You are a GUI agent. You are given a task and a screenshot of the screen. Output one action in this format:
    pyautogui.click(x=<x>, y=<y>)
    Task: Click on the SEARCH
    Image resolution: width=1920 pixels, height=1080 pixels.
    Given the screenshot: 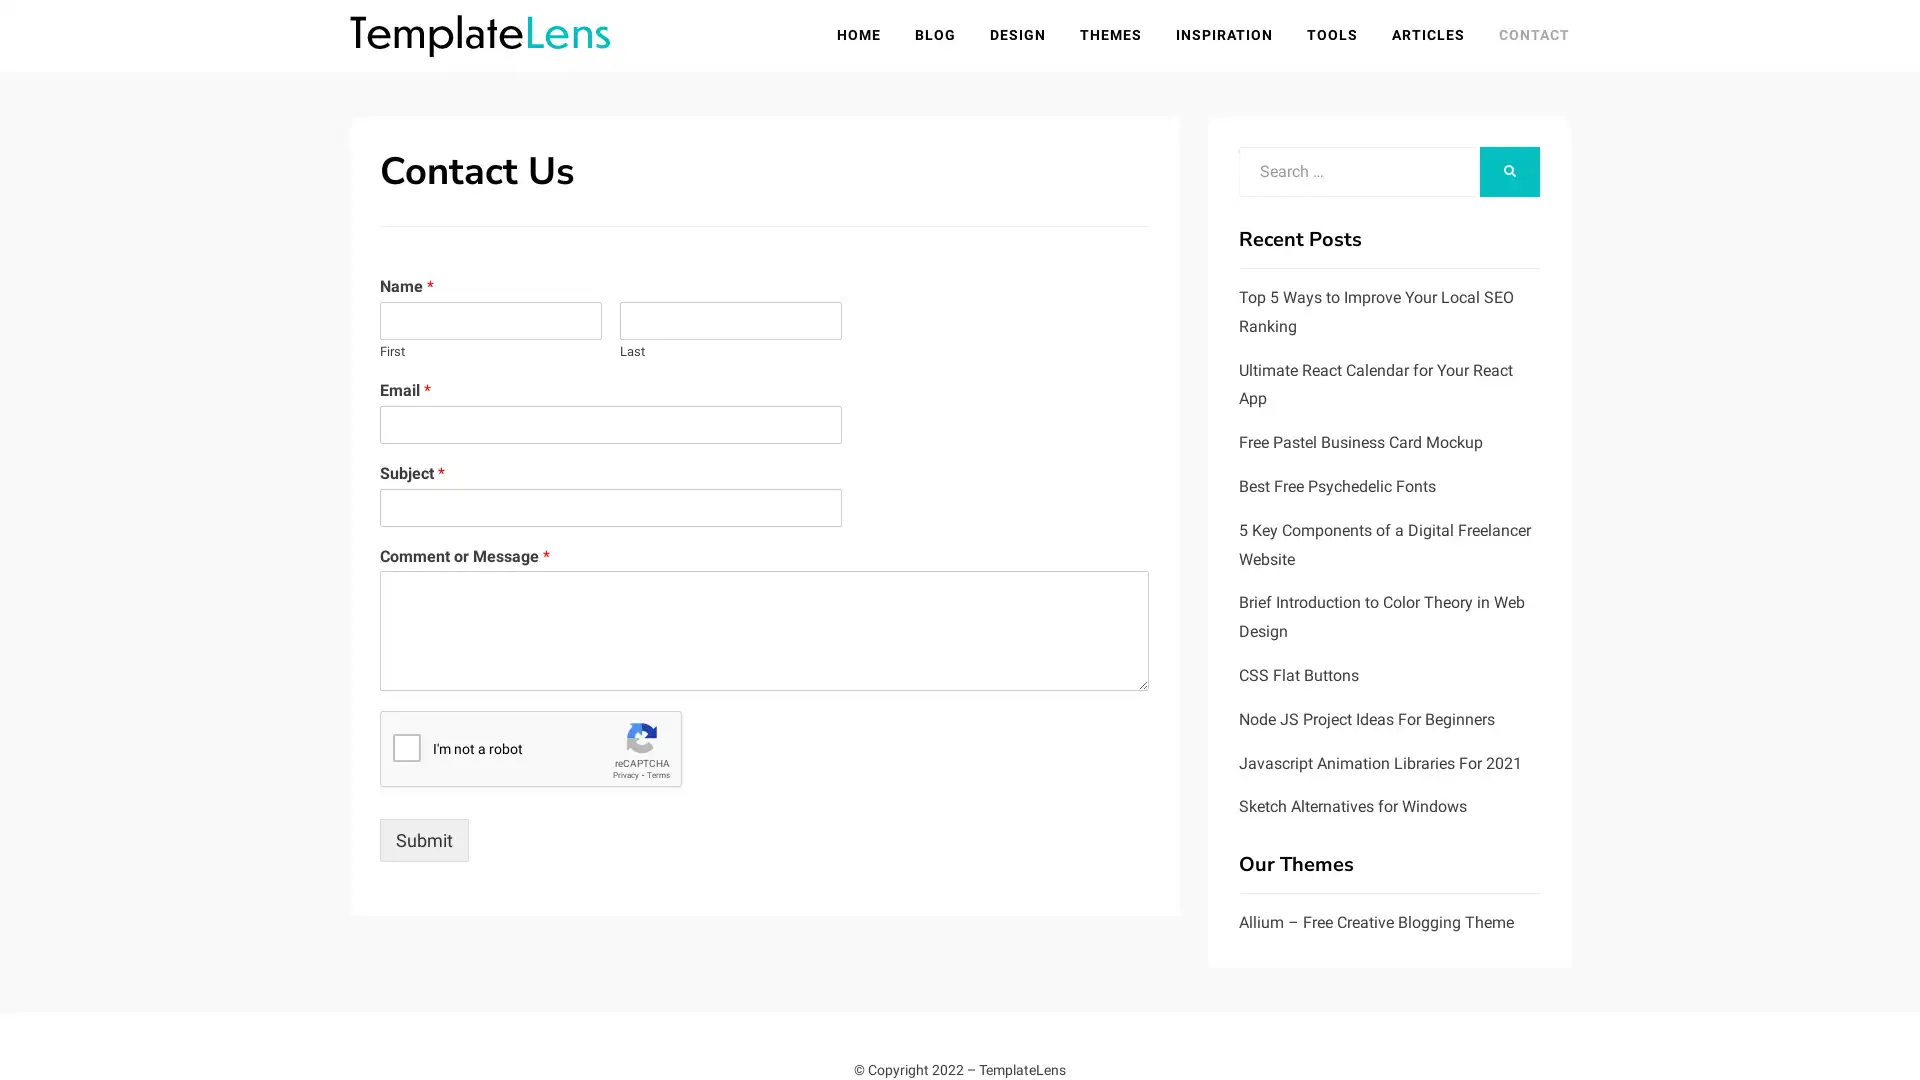 What is the action you would take?
    pyautogui.click(x=1510, y=171)
    